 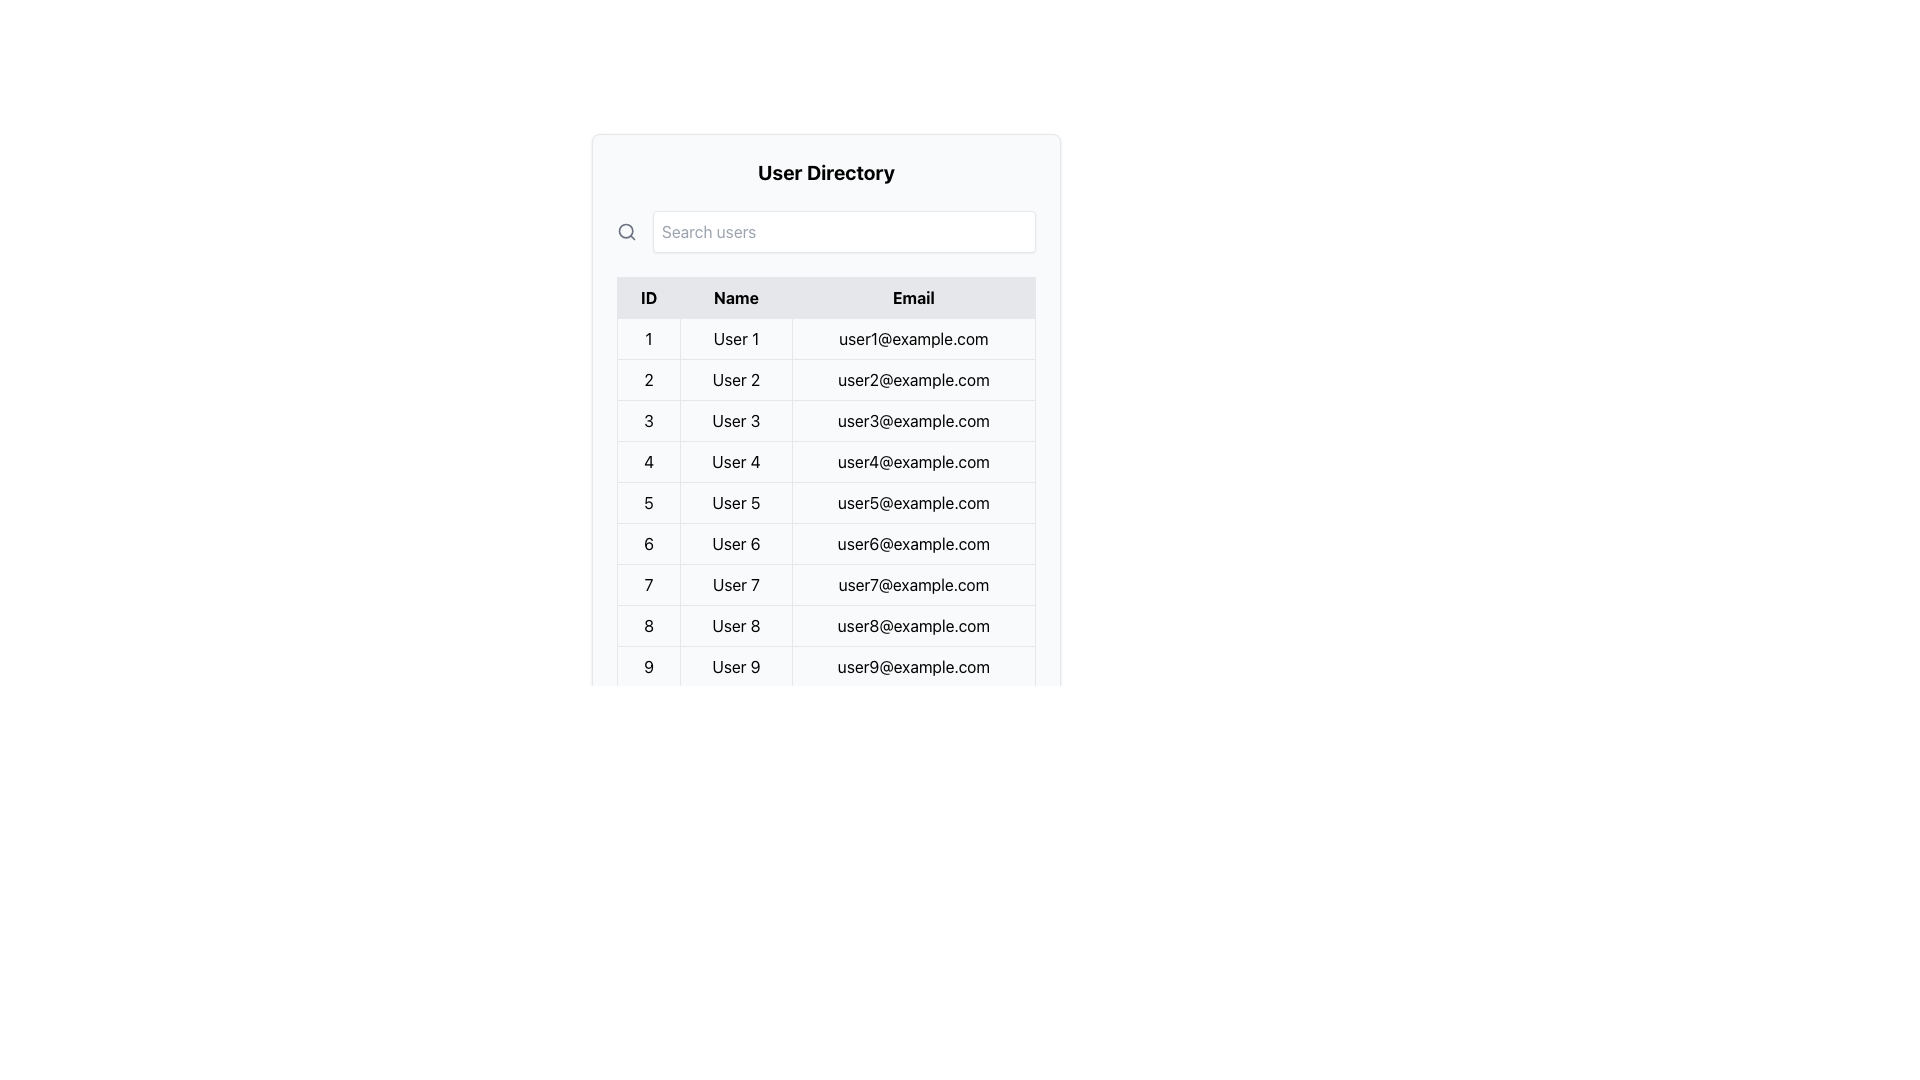 I want to click on the first row of the user information table, so click(x=826, y=338).